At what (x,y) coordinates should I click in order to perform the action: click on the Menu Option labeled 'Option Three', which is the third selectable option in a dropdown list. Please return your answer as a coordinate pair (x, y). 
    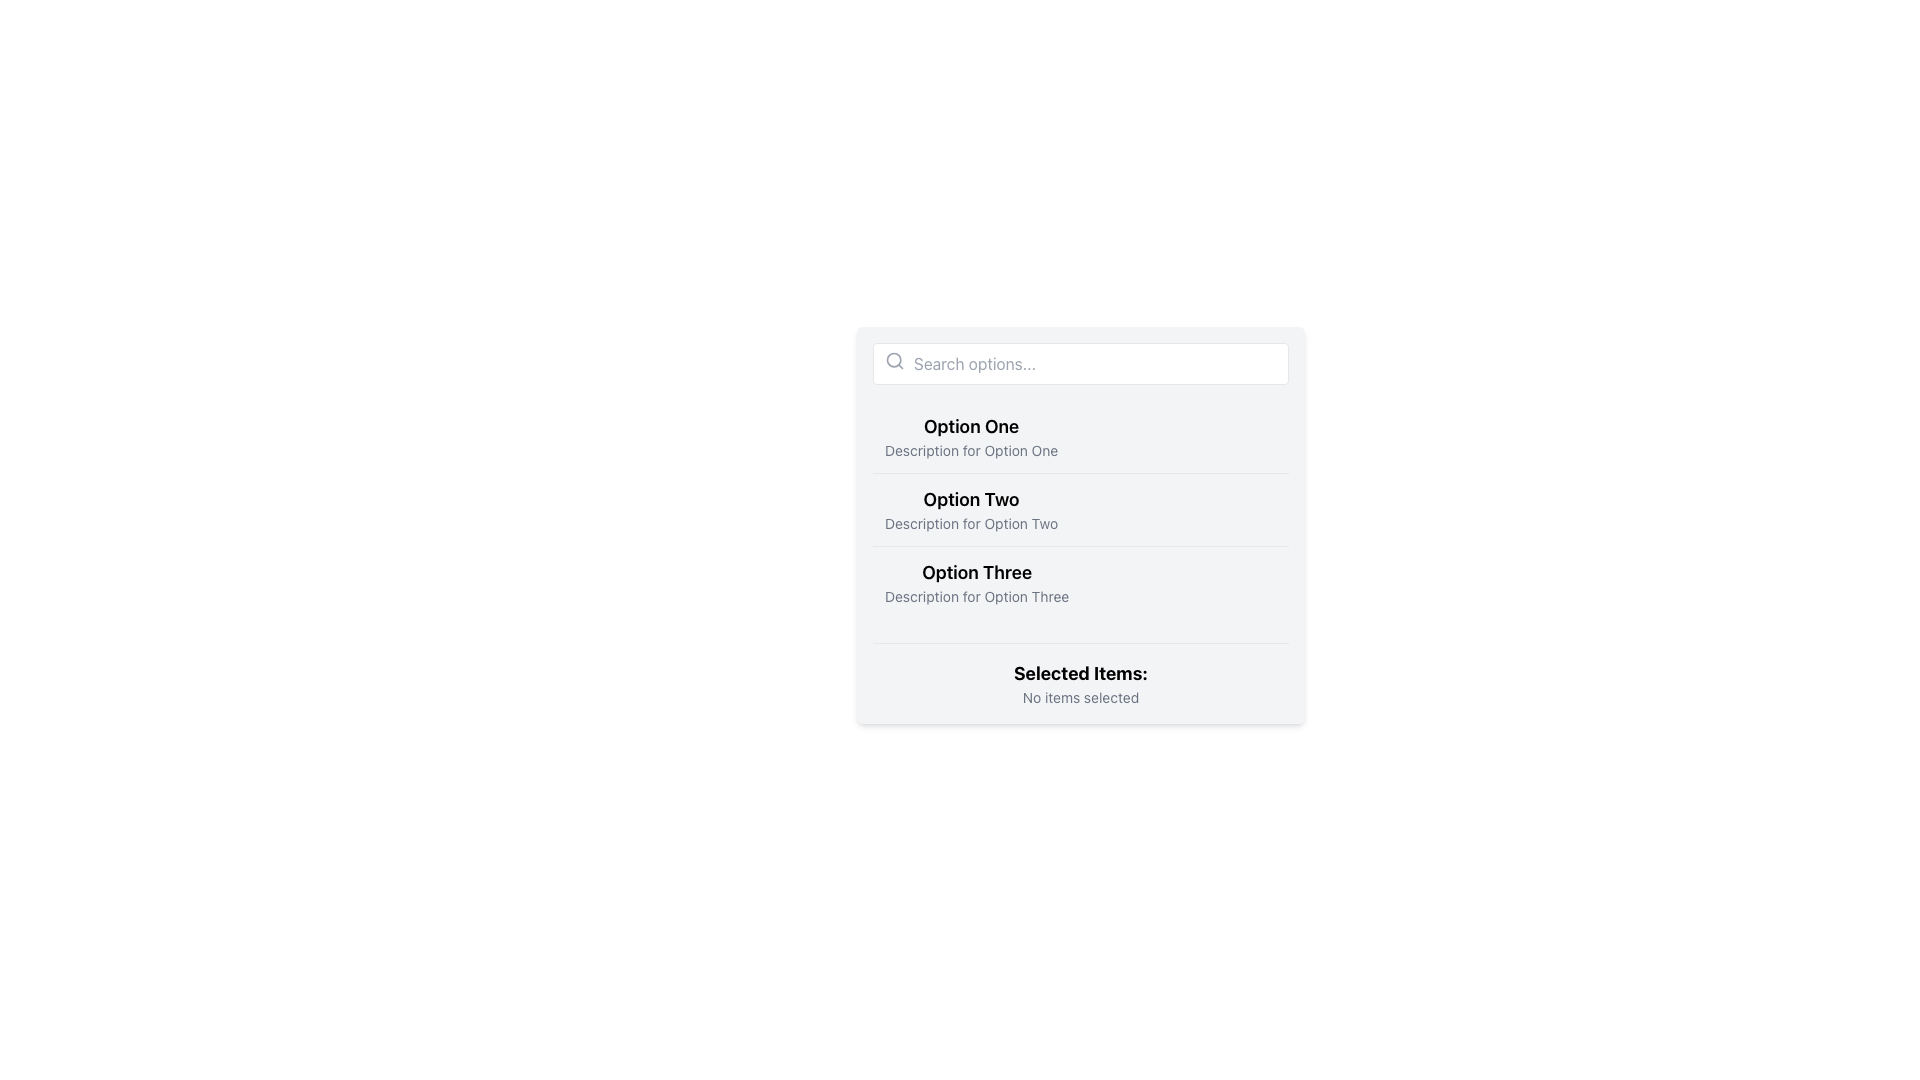
    Looking at the image, I should click on (977, 582).